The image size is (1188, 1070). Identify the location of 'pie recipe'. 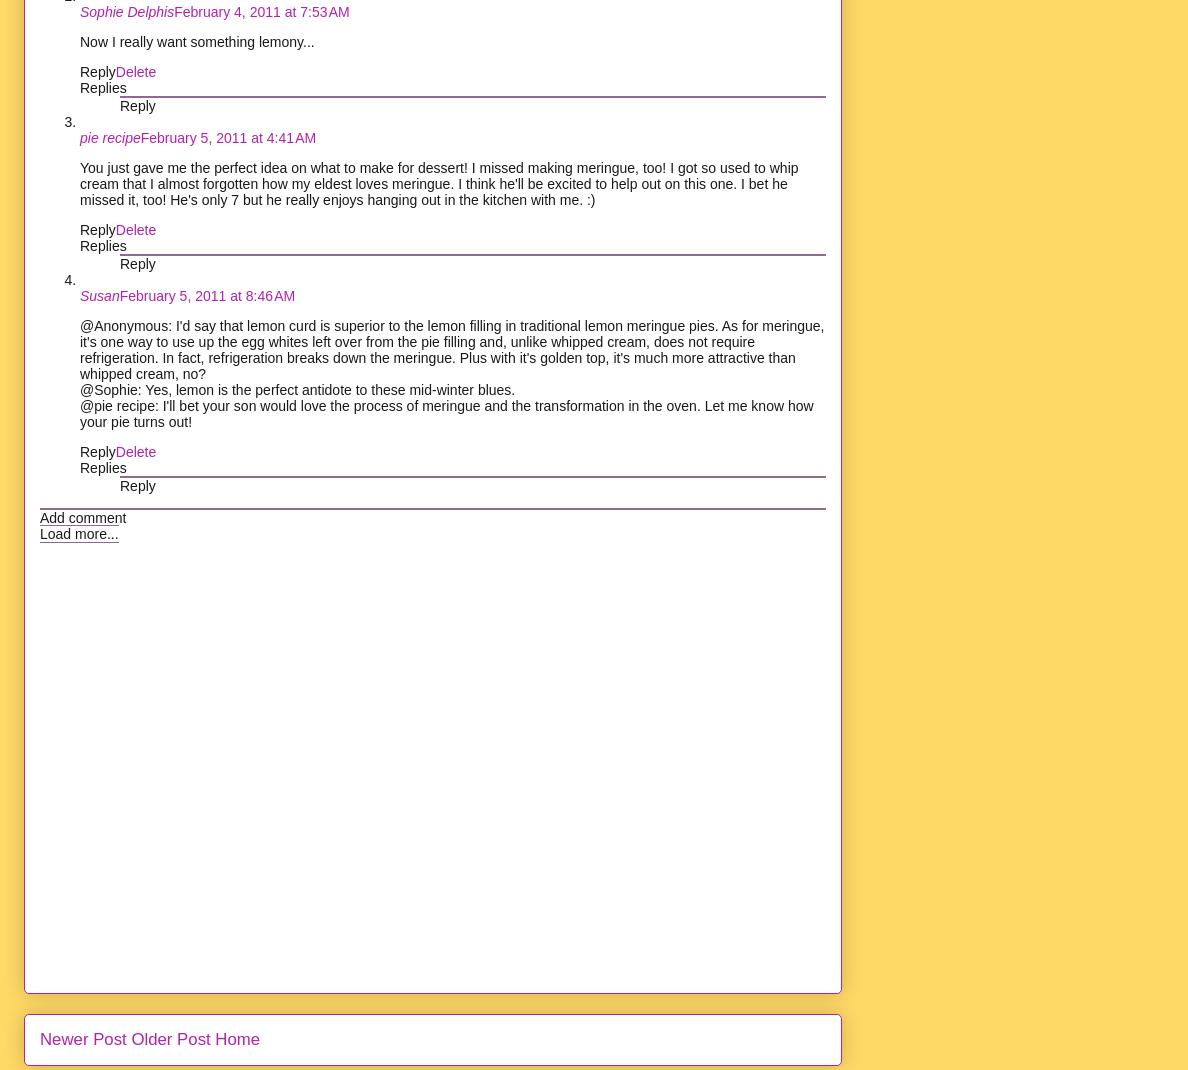
(79, 136).